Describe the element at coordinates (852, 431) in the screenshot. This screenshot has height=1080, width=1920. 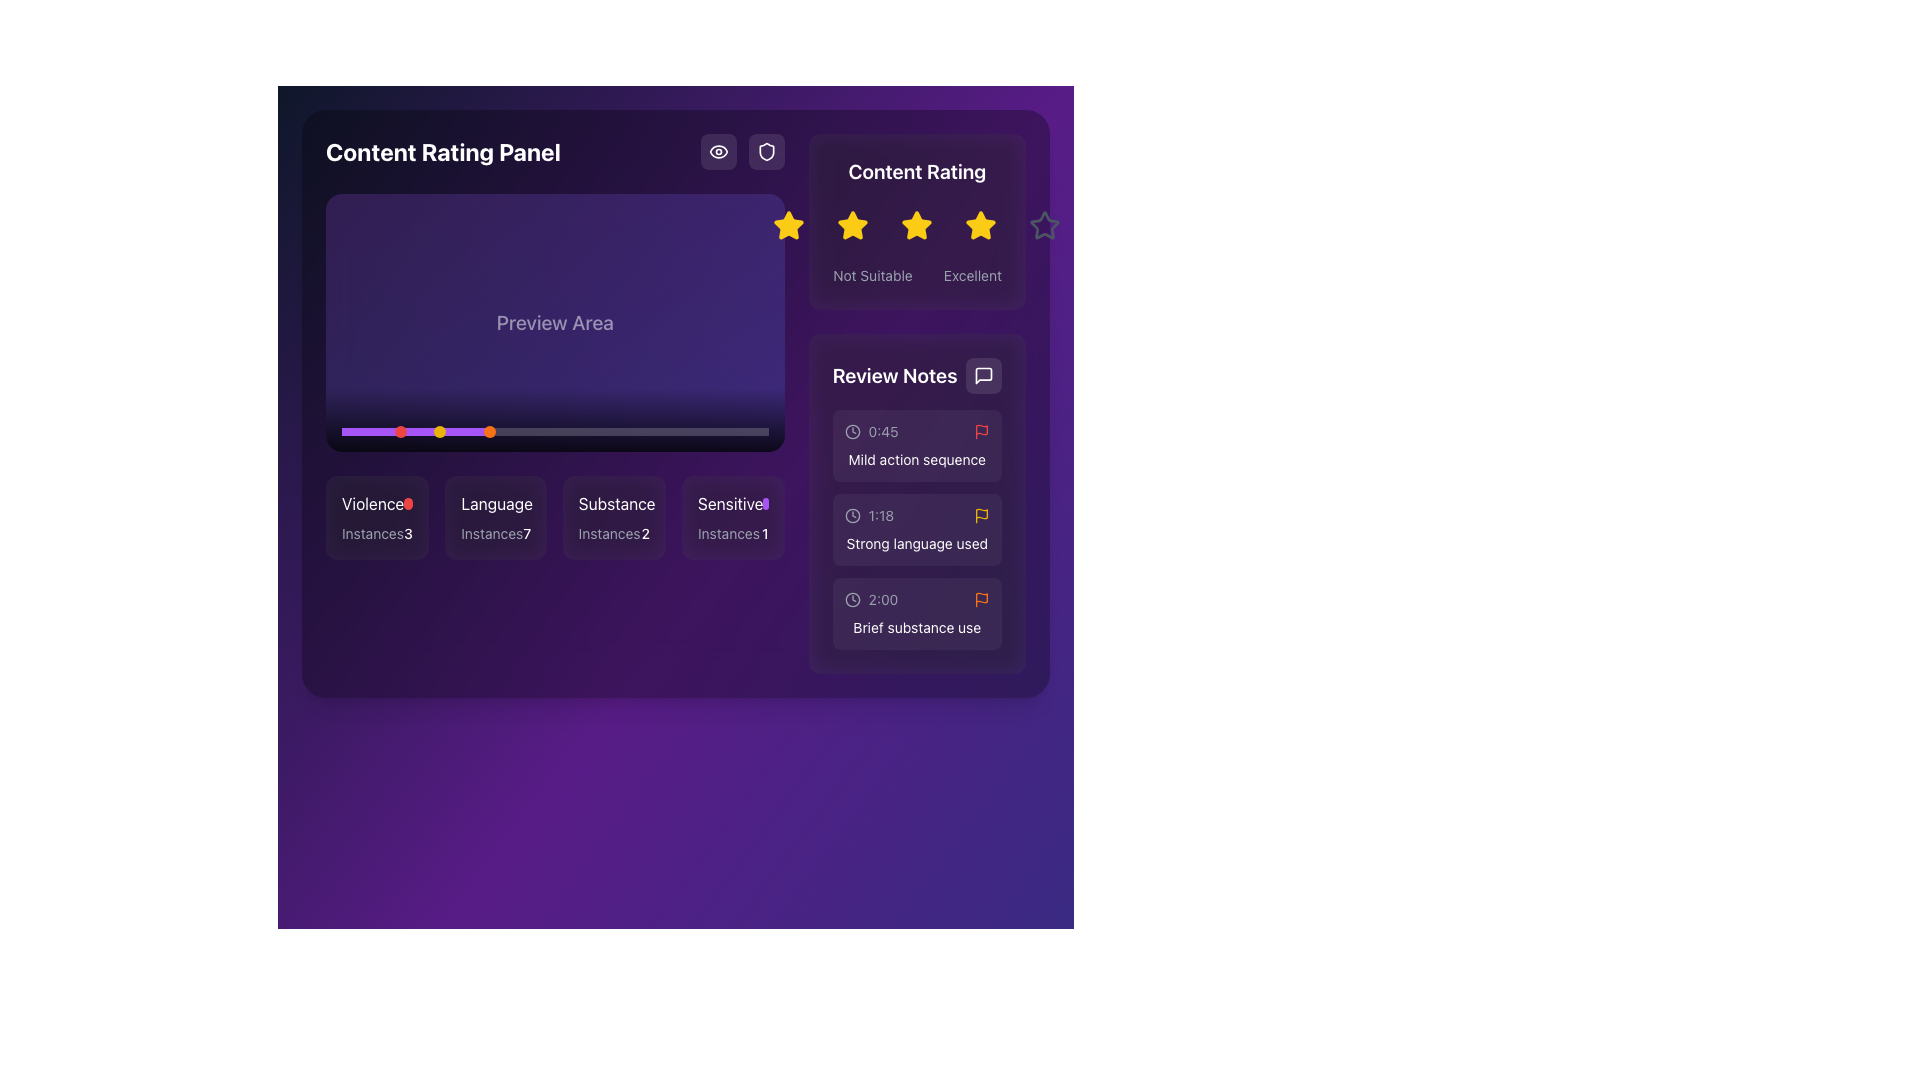
I see `circular graphic element of the clock icon located near the top-right corner of the interface, adjacent to the 'Content Rating' section, for design information` at that location.